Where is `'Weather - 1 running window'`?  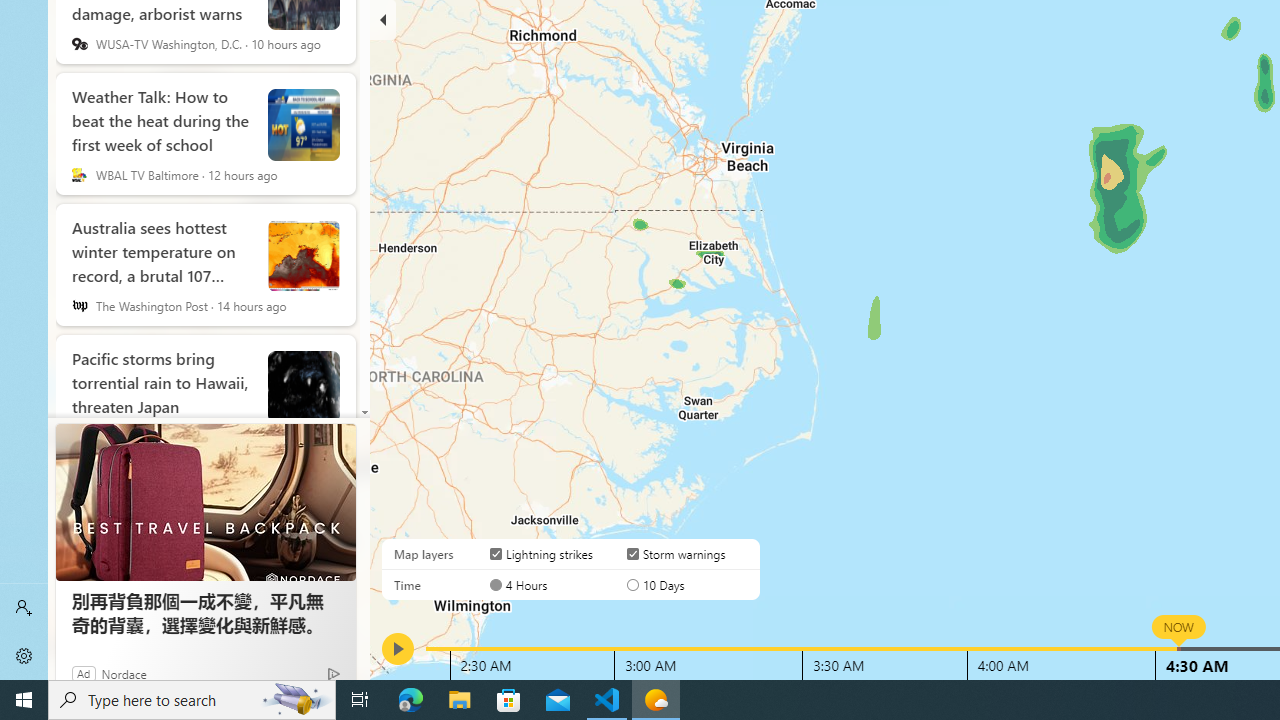 'Weather - 1 running window' is located at coordinates (656, 698).